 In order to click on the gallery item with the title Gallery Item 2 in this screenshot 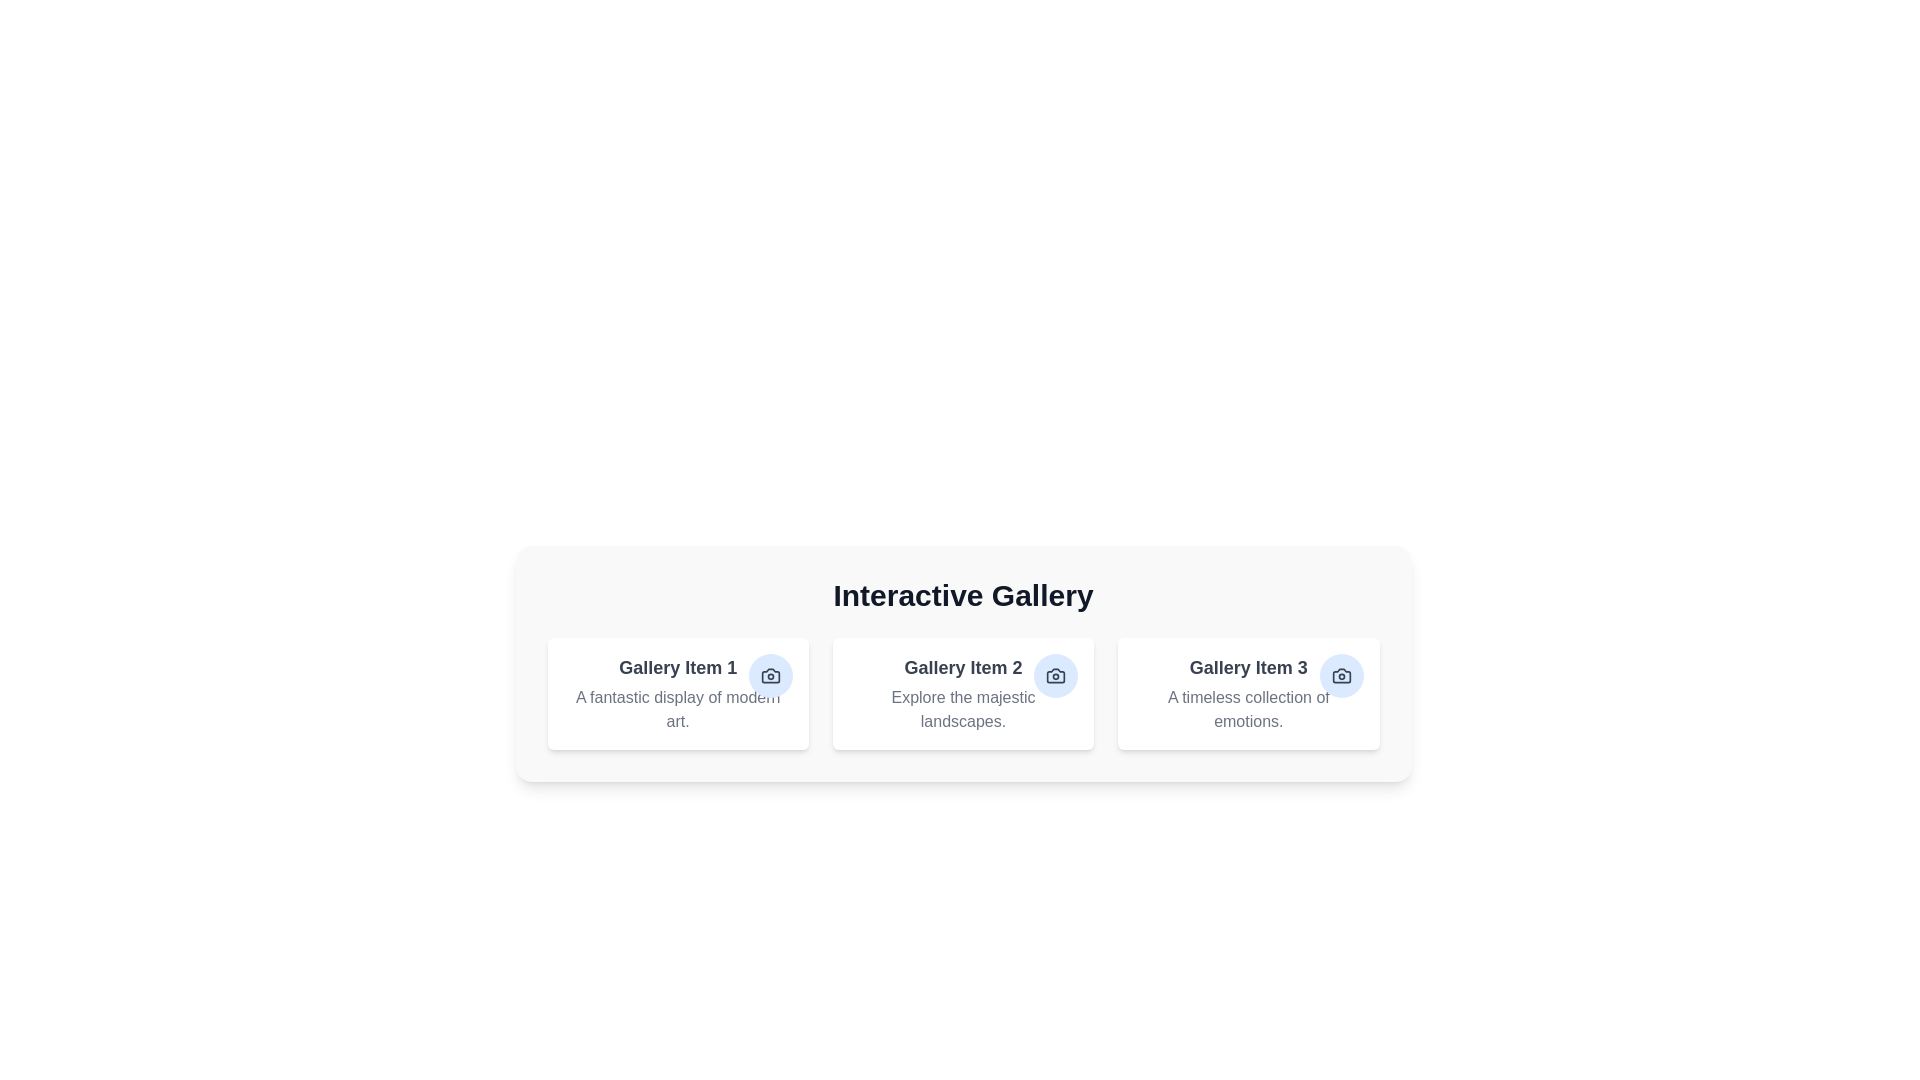, I will do `click(963, 693)`.